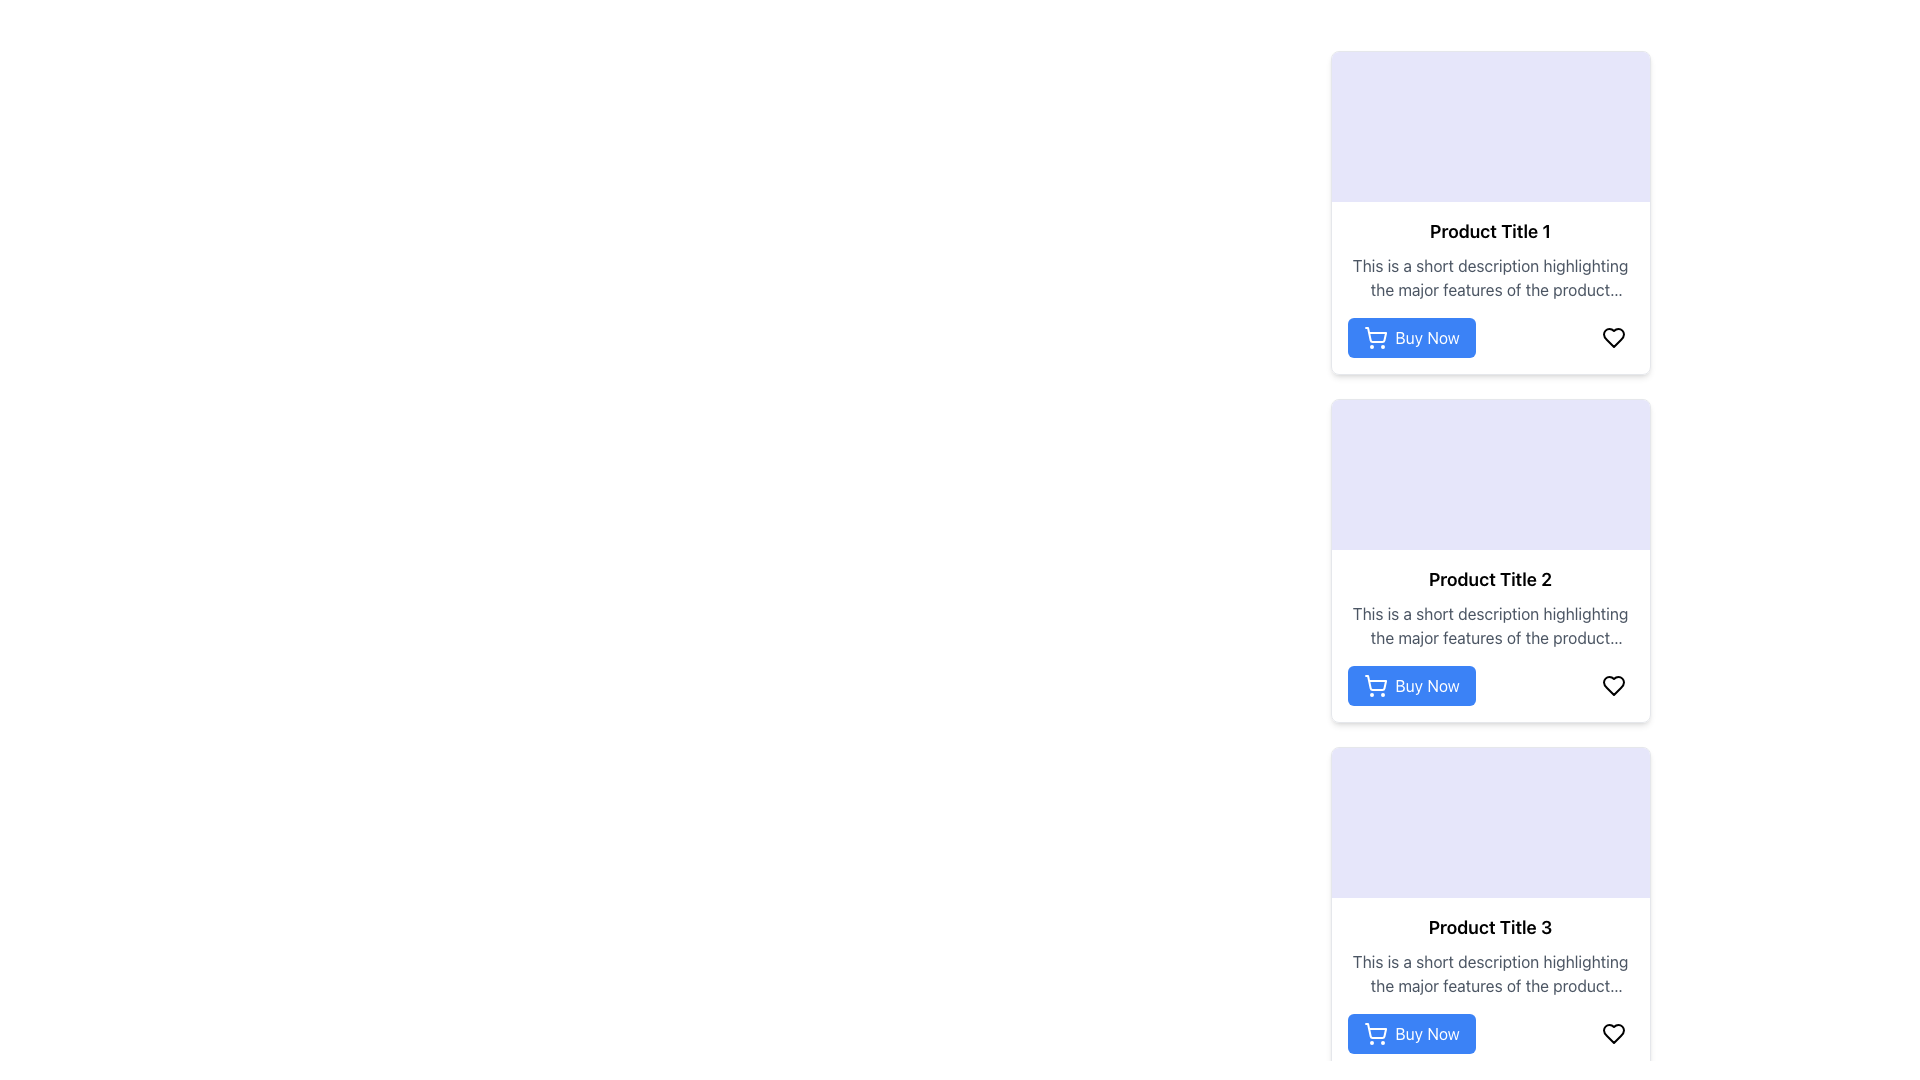  I want to click on static text displaying 'Product Title 1' in bold, black font located at the top of the first product card, so click(1490, 230).